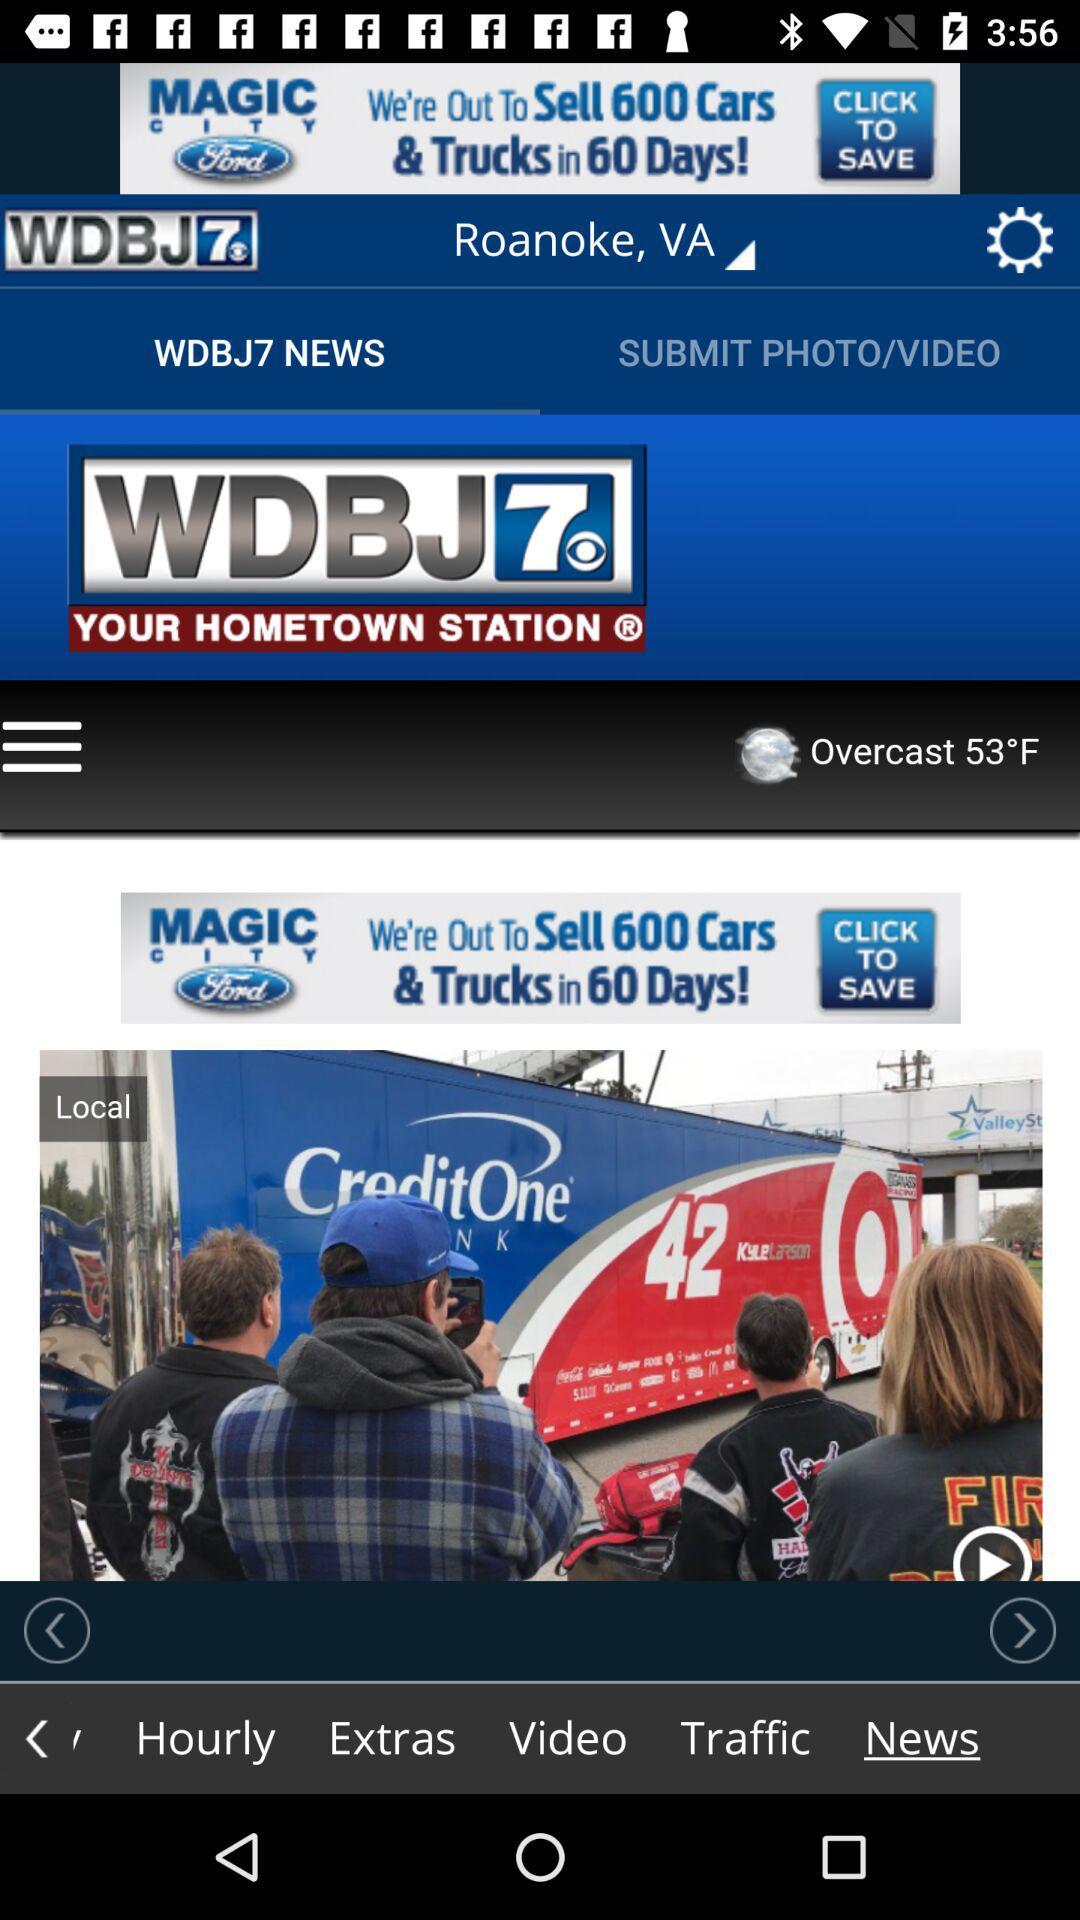 Image resolution: width=1080 pixels, height=1920 pixels. I want to click on advertisement page, so click(131, 240).